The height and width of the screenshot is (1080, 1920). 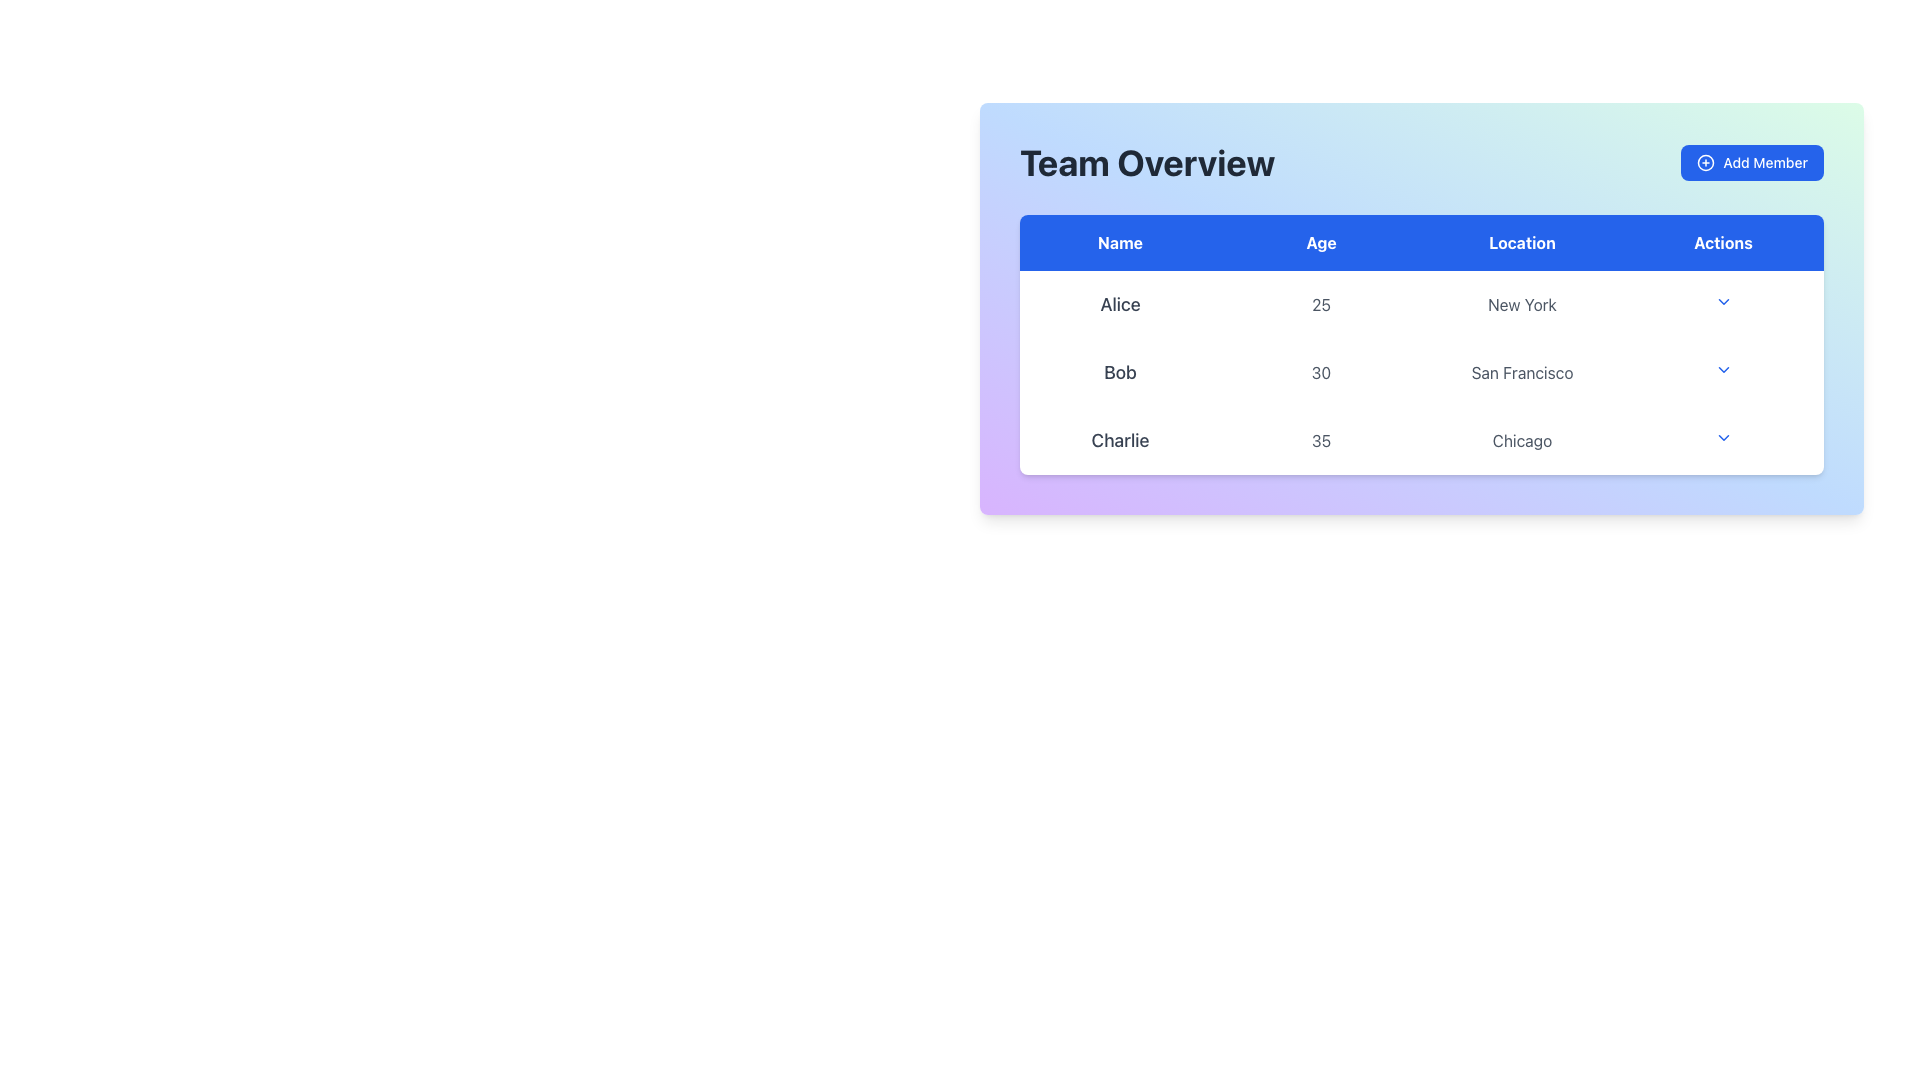 I want to click on the static text element displaying the number '25' in gray color, located in the second column under the 'Age' header of a table layout, so click(x=1321, y=304).